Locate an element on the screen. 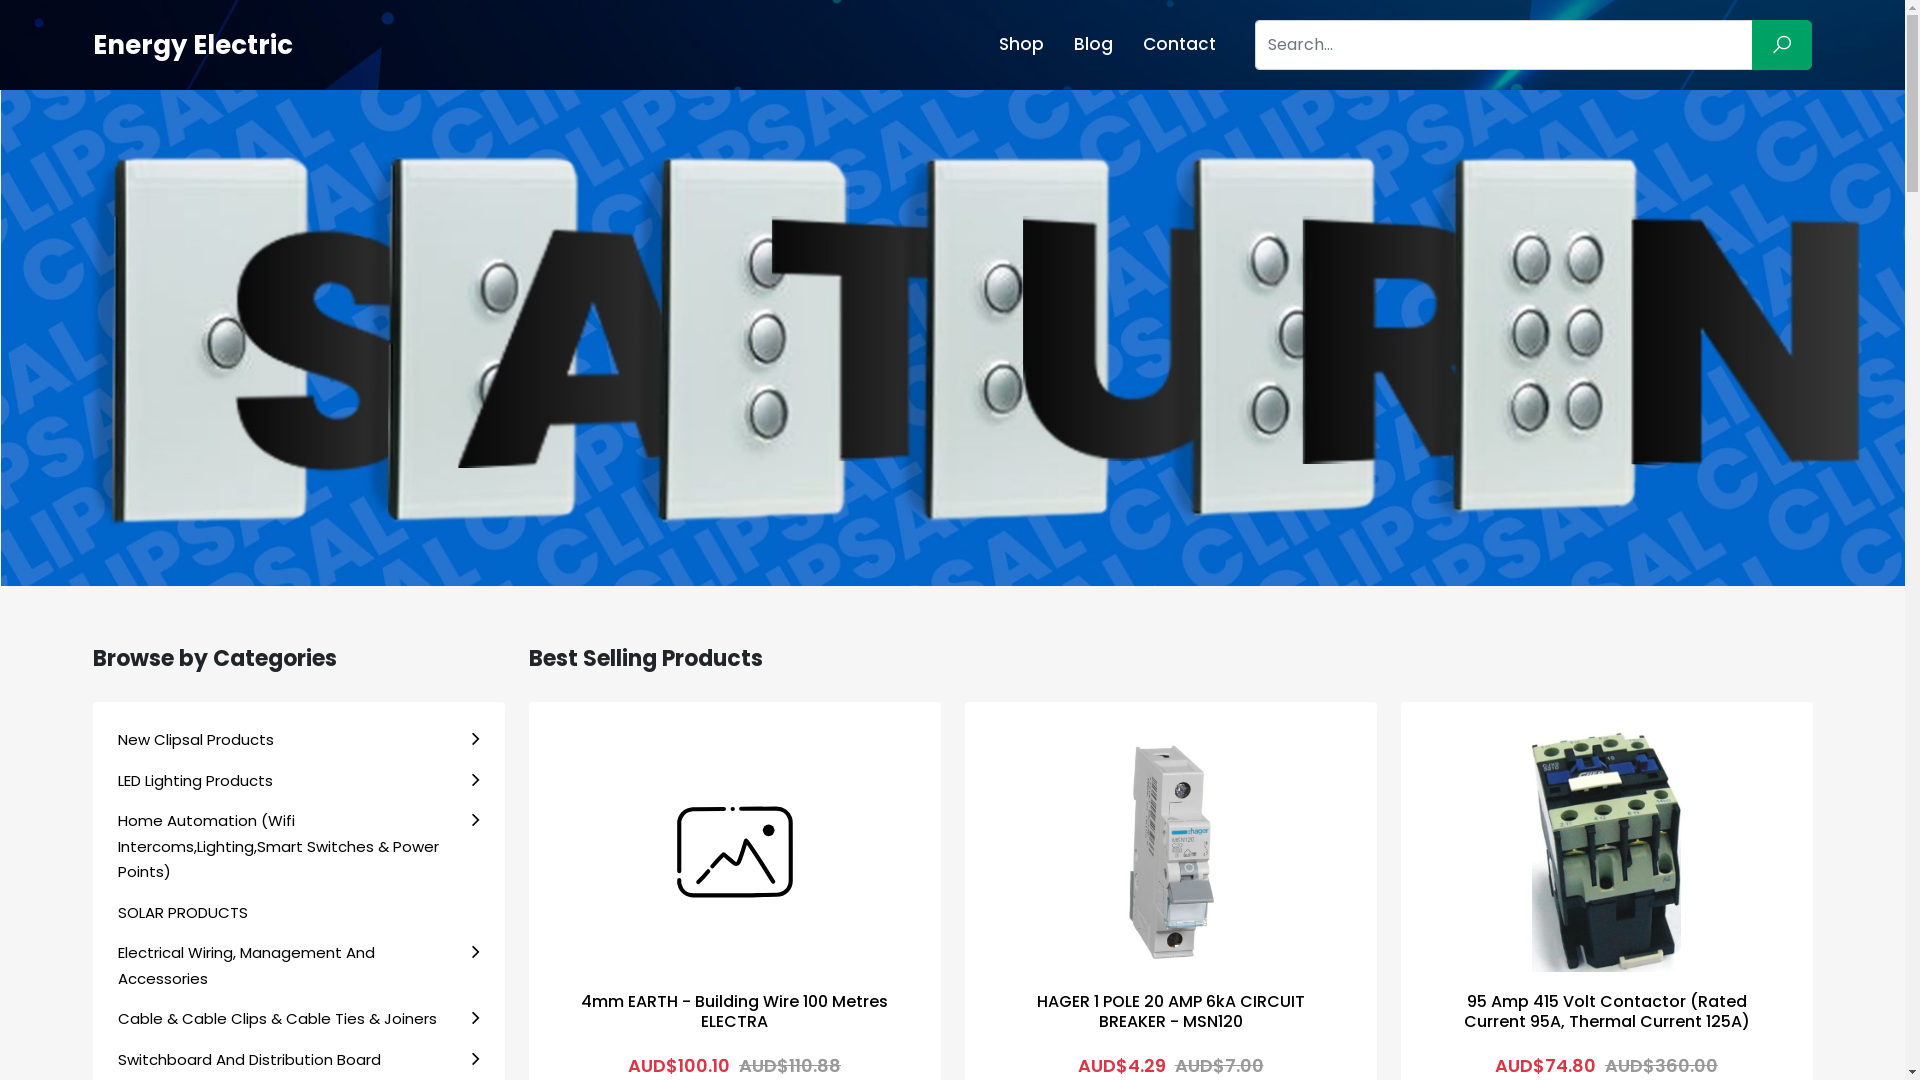  '4mm EARTH - Building Wire 100 Metres ELECTRA' is located at coordinates (733, 1010).